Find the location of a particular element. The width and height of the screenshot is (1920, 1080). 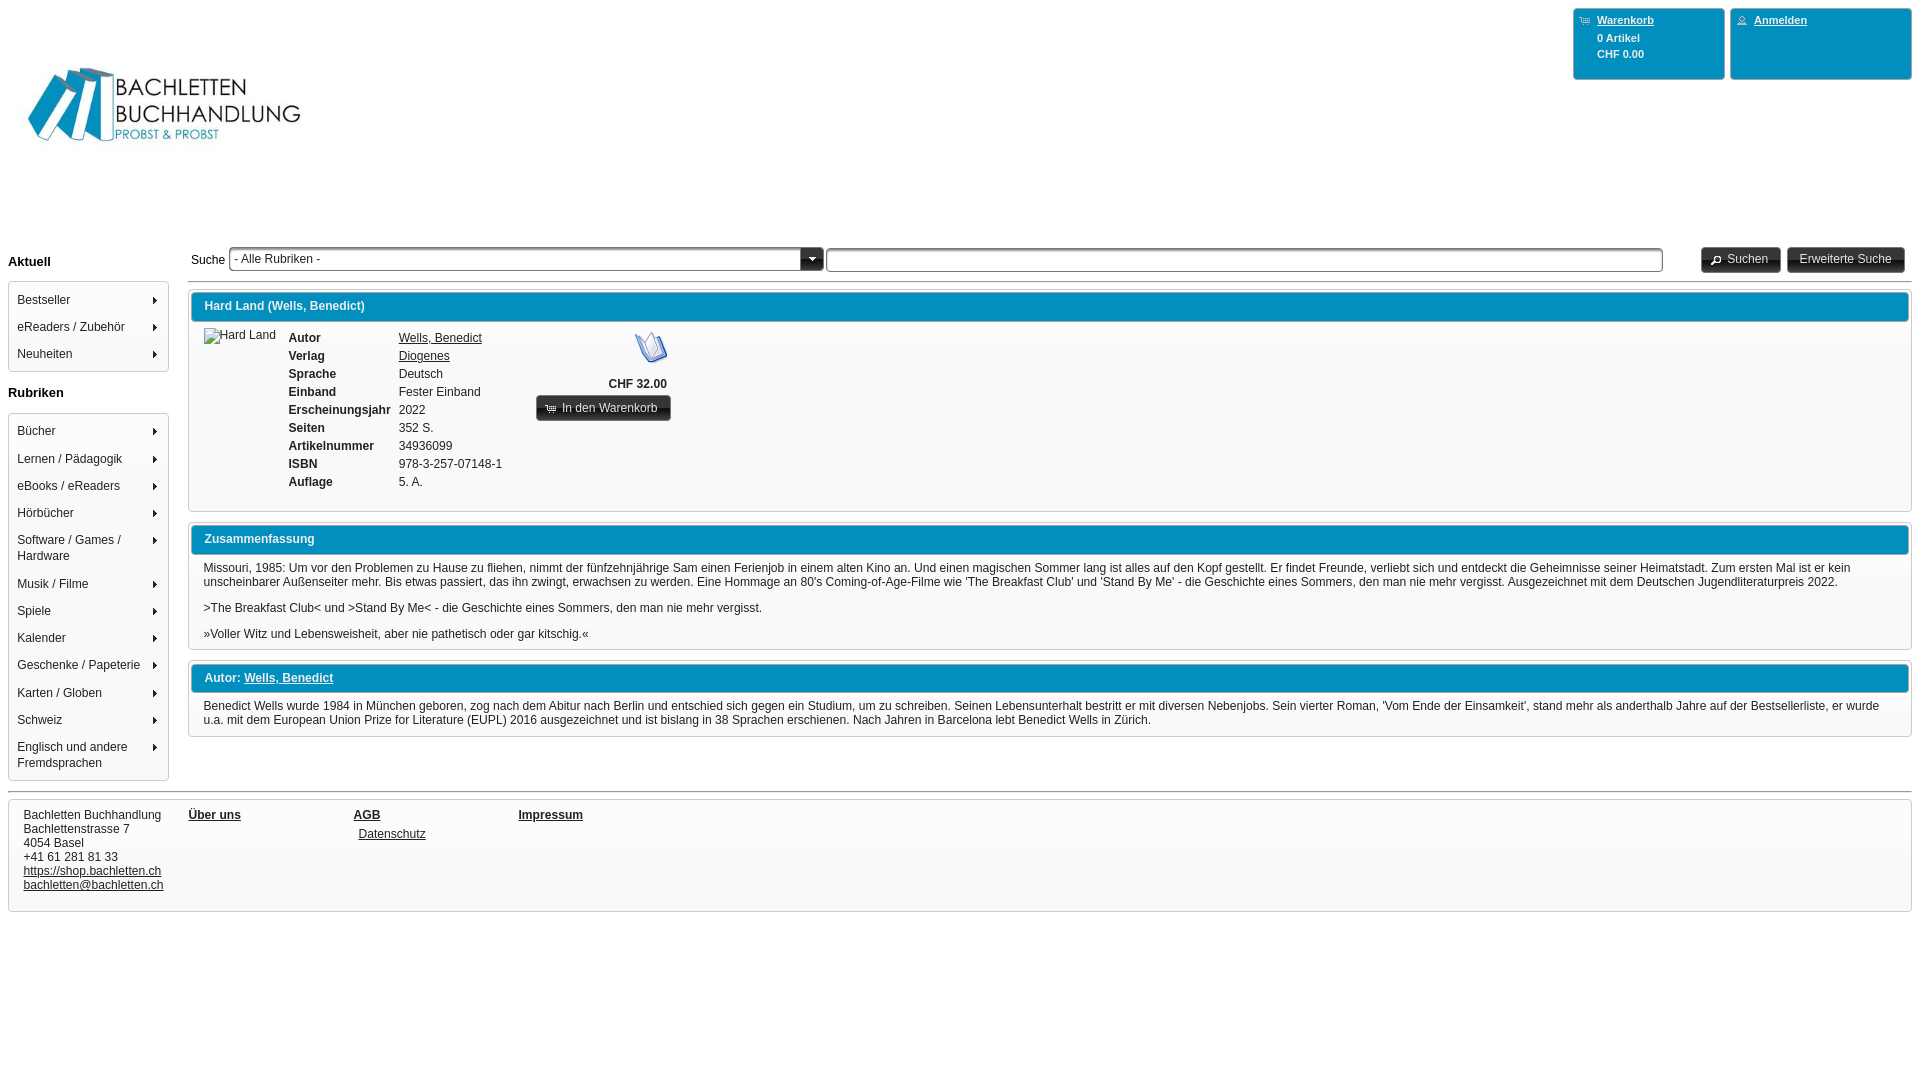

'Suchen' is located at coordinates (1740, 258).